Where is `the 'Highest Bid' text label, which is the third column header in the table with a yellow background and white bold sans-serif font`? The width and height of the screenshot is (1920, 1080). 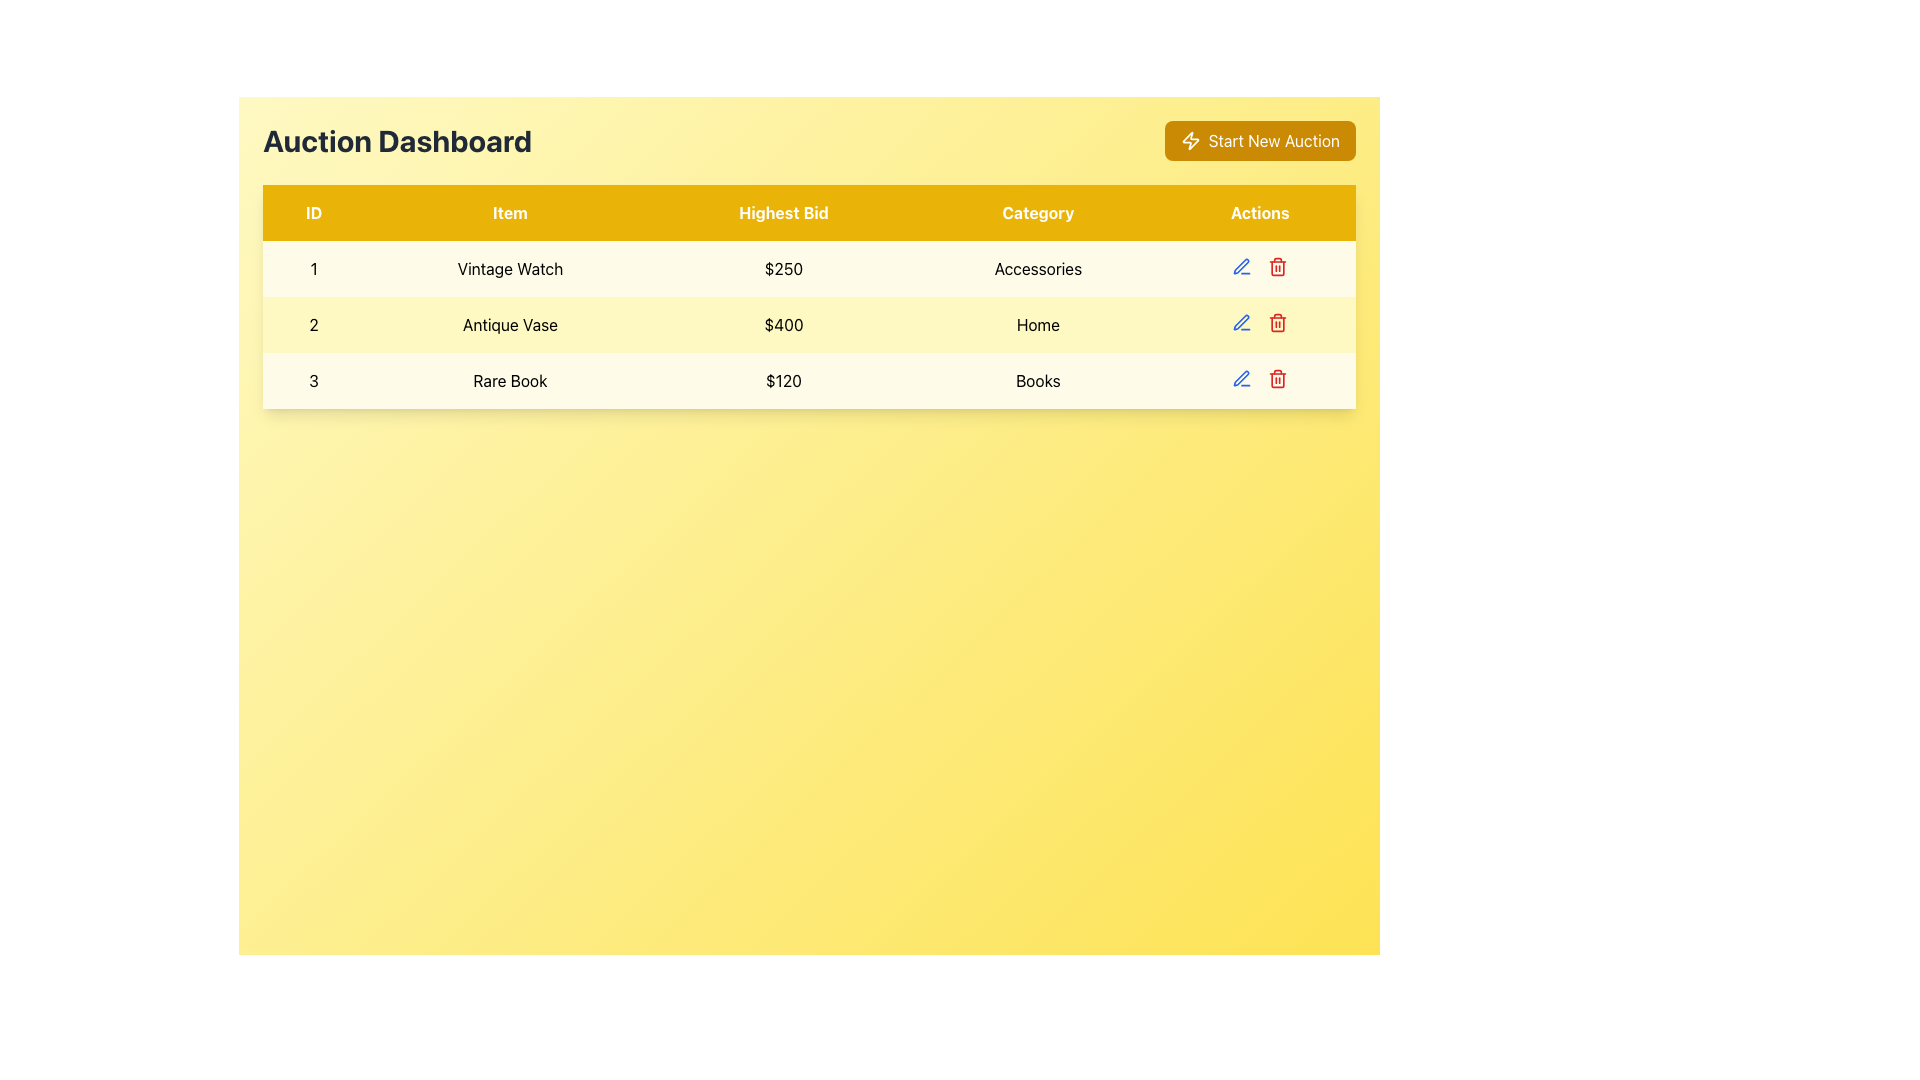
the 'Highest Bid' text label, which is the third column header in the table with a yellow background and white bold sans-serif font is located at coordinates (782, 212).